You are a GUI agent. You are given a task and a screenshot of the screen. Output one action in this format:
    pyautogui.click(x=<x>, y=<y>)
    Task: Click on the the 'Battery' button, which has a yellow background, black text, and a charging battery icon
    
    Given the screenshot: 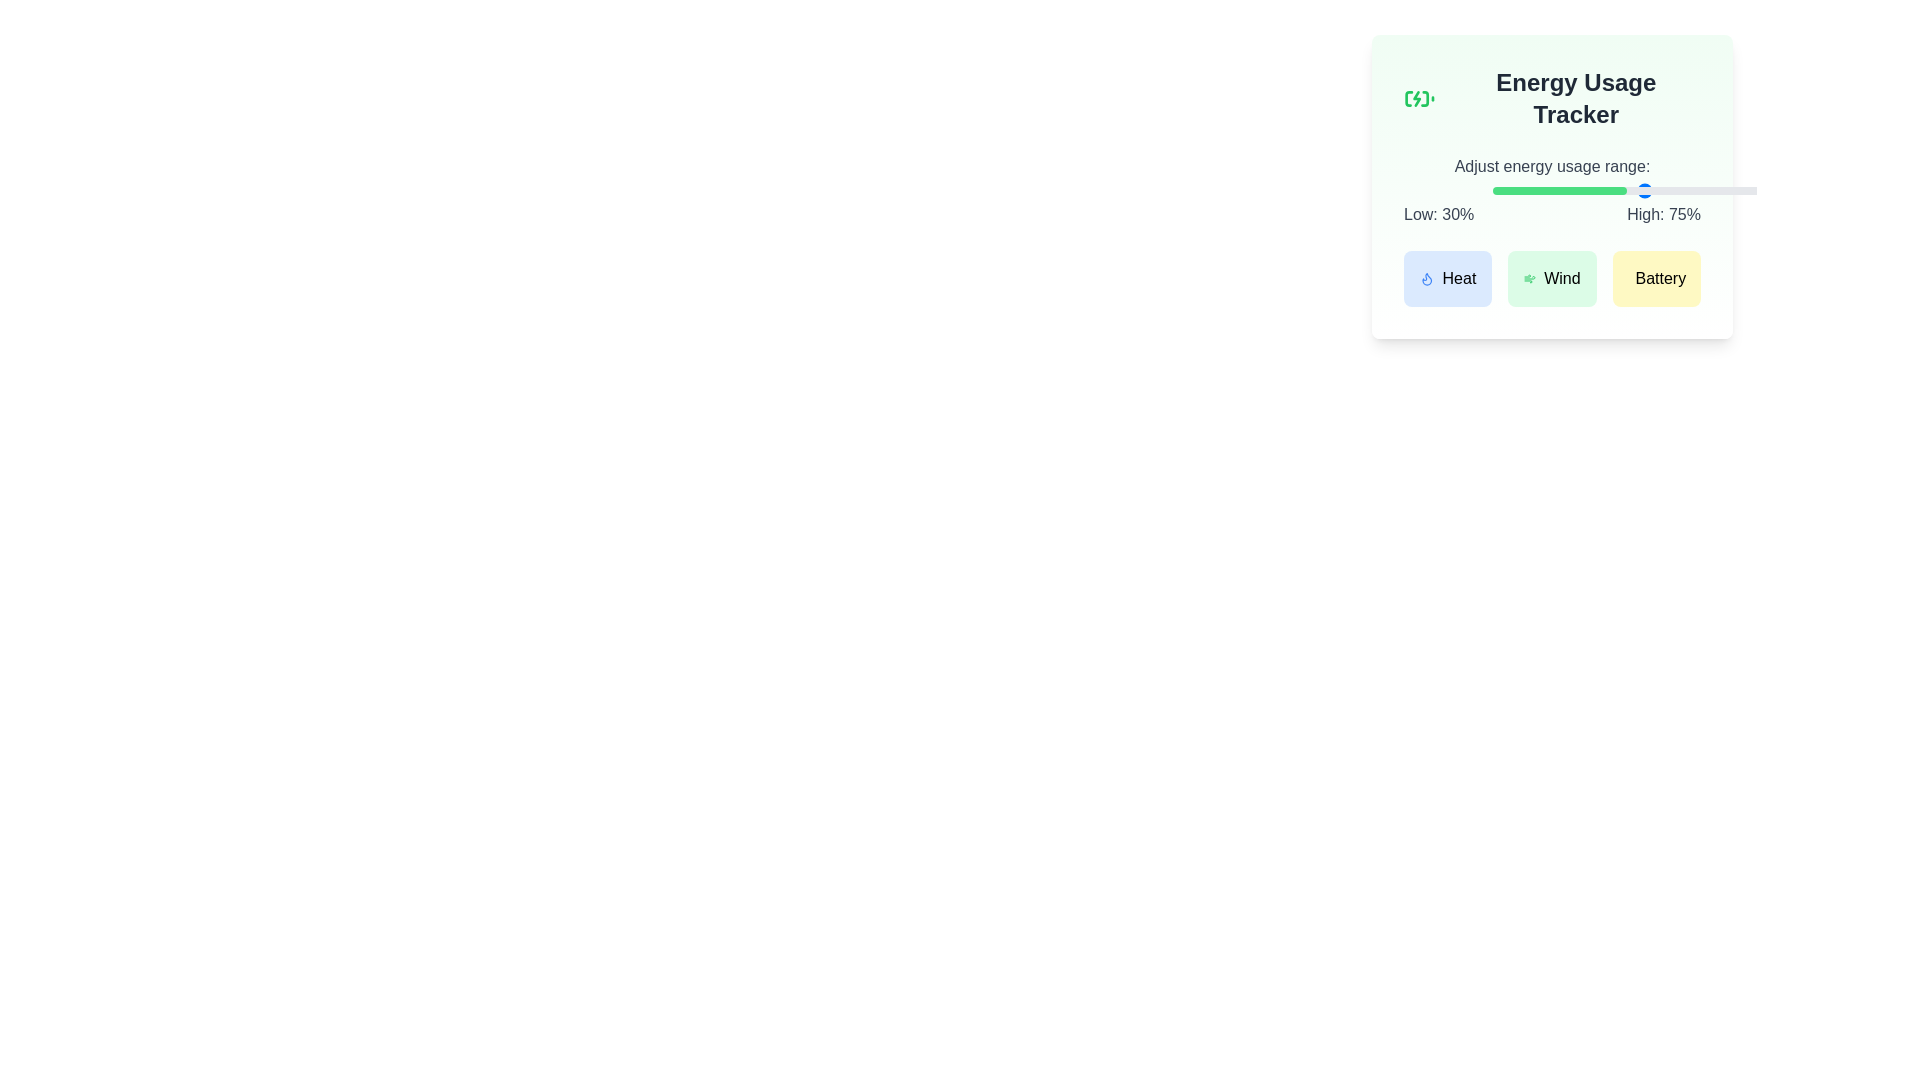 What is the action you would take?
    pyautogui.click(x=1656, y=278)
    